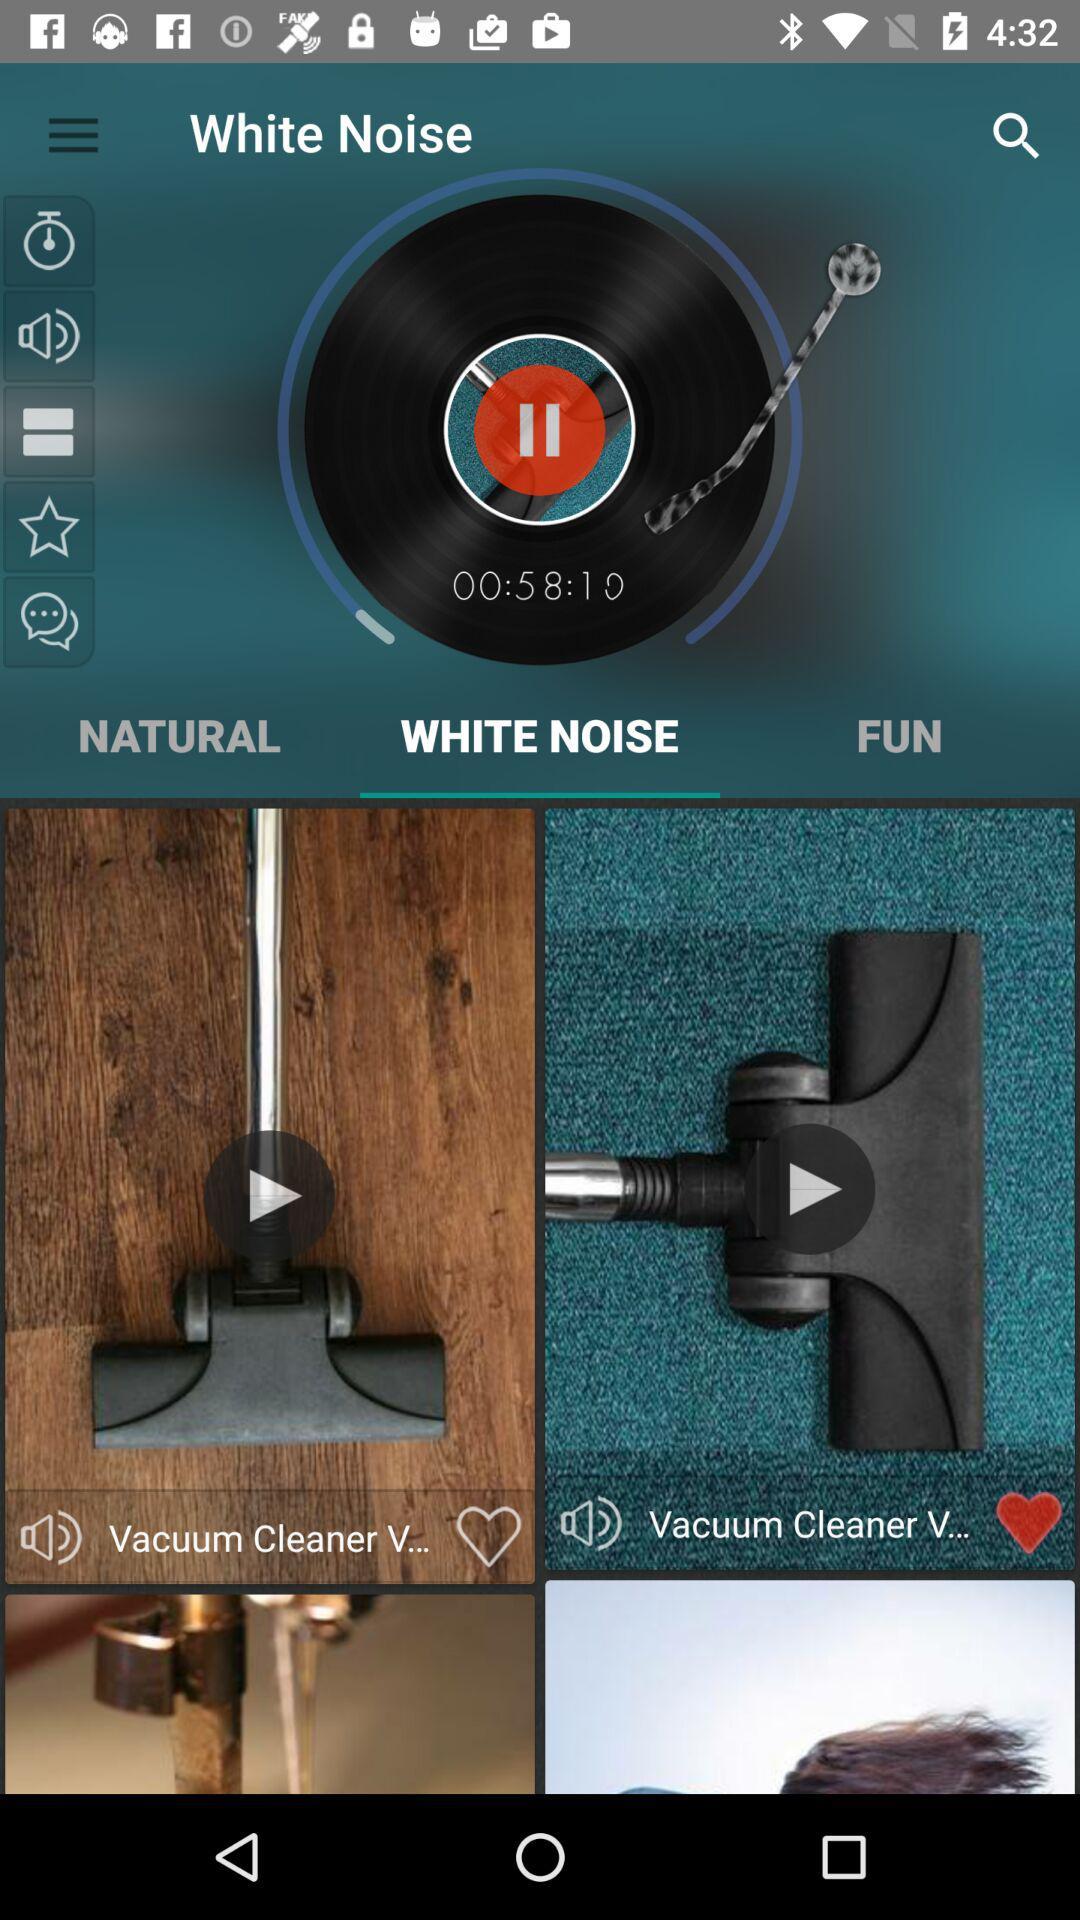 This screenshot has width=1080, height=1920. What do you see at coordinates (48, 526) in the screenshot?
I see `the star icon` at bounding box center [48, 526].